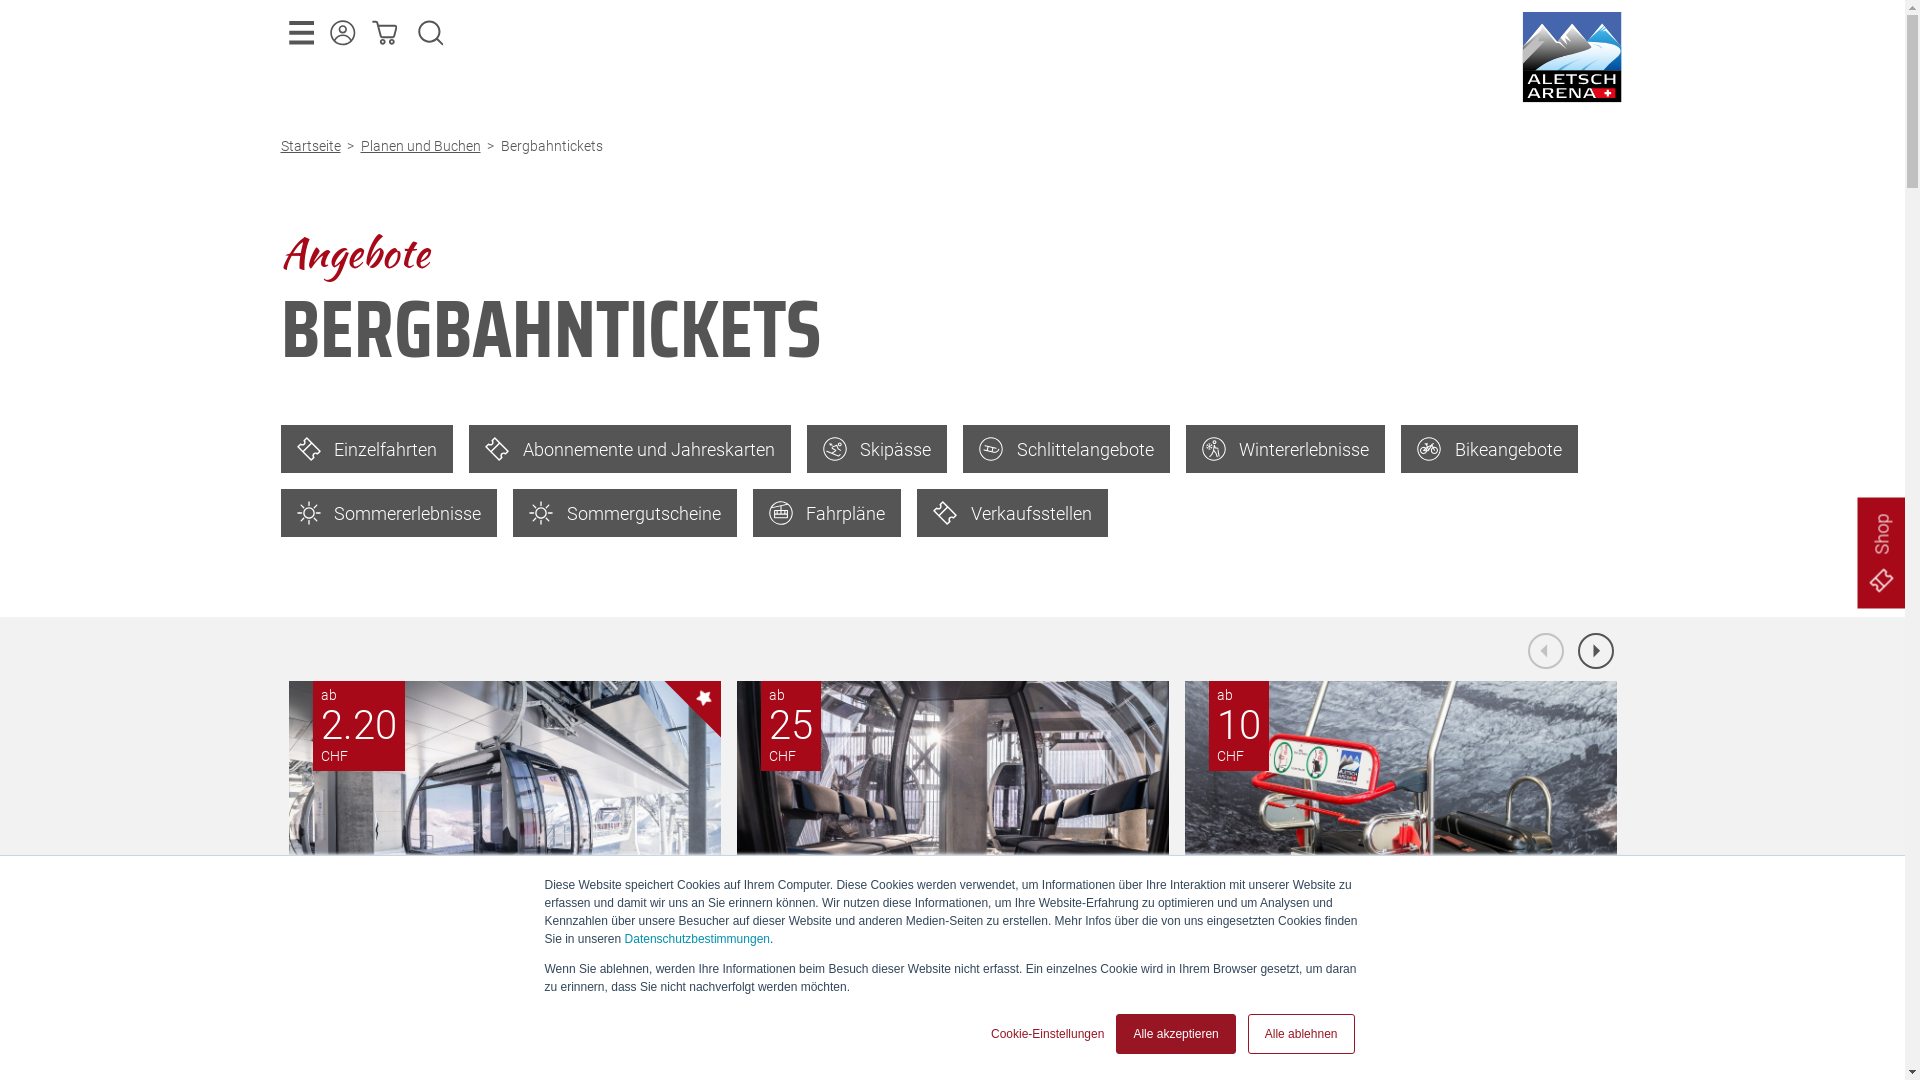  I want to click on 'Cookie-Einstellungen', so click(1046, 1033).